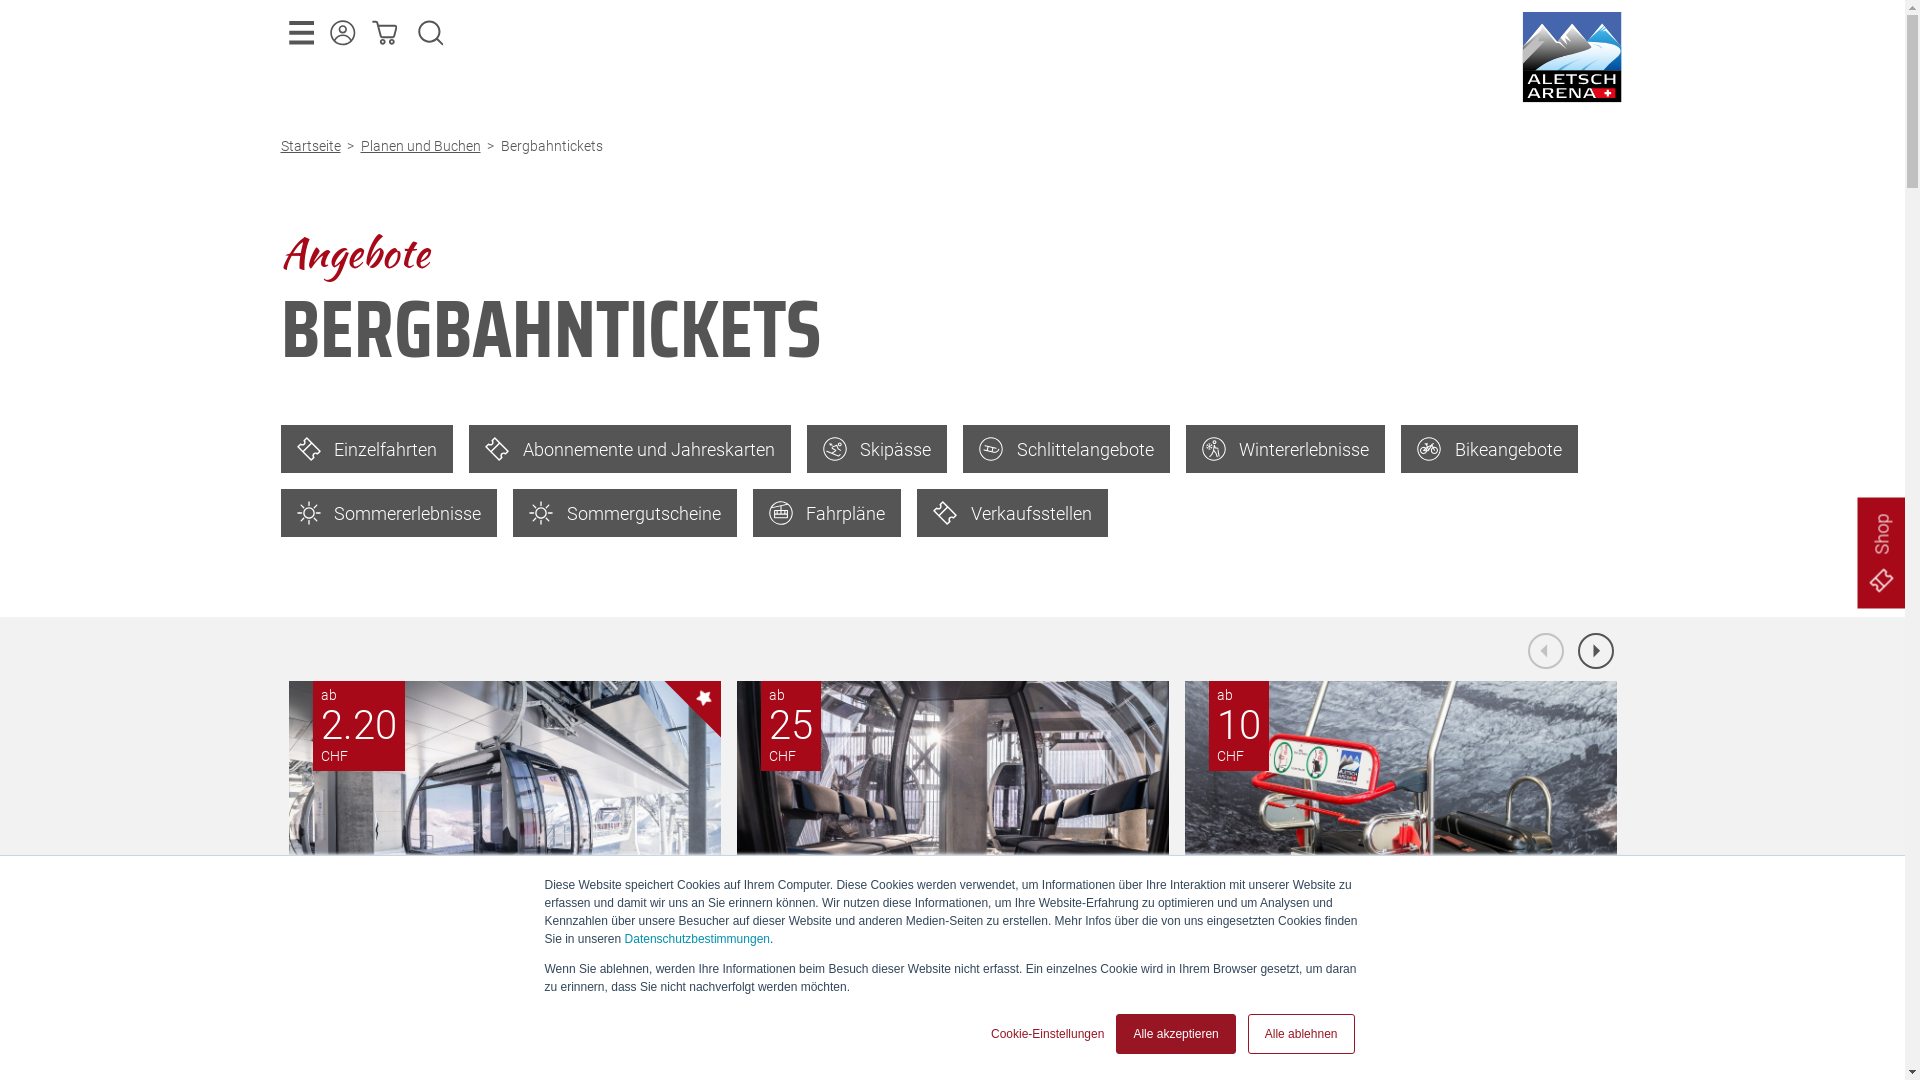  I want to click on 'Cookie-Einstellungen', so click(1046, 1033).